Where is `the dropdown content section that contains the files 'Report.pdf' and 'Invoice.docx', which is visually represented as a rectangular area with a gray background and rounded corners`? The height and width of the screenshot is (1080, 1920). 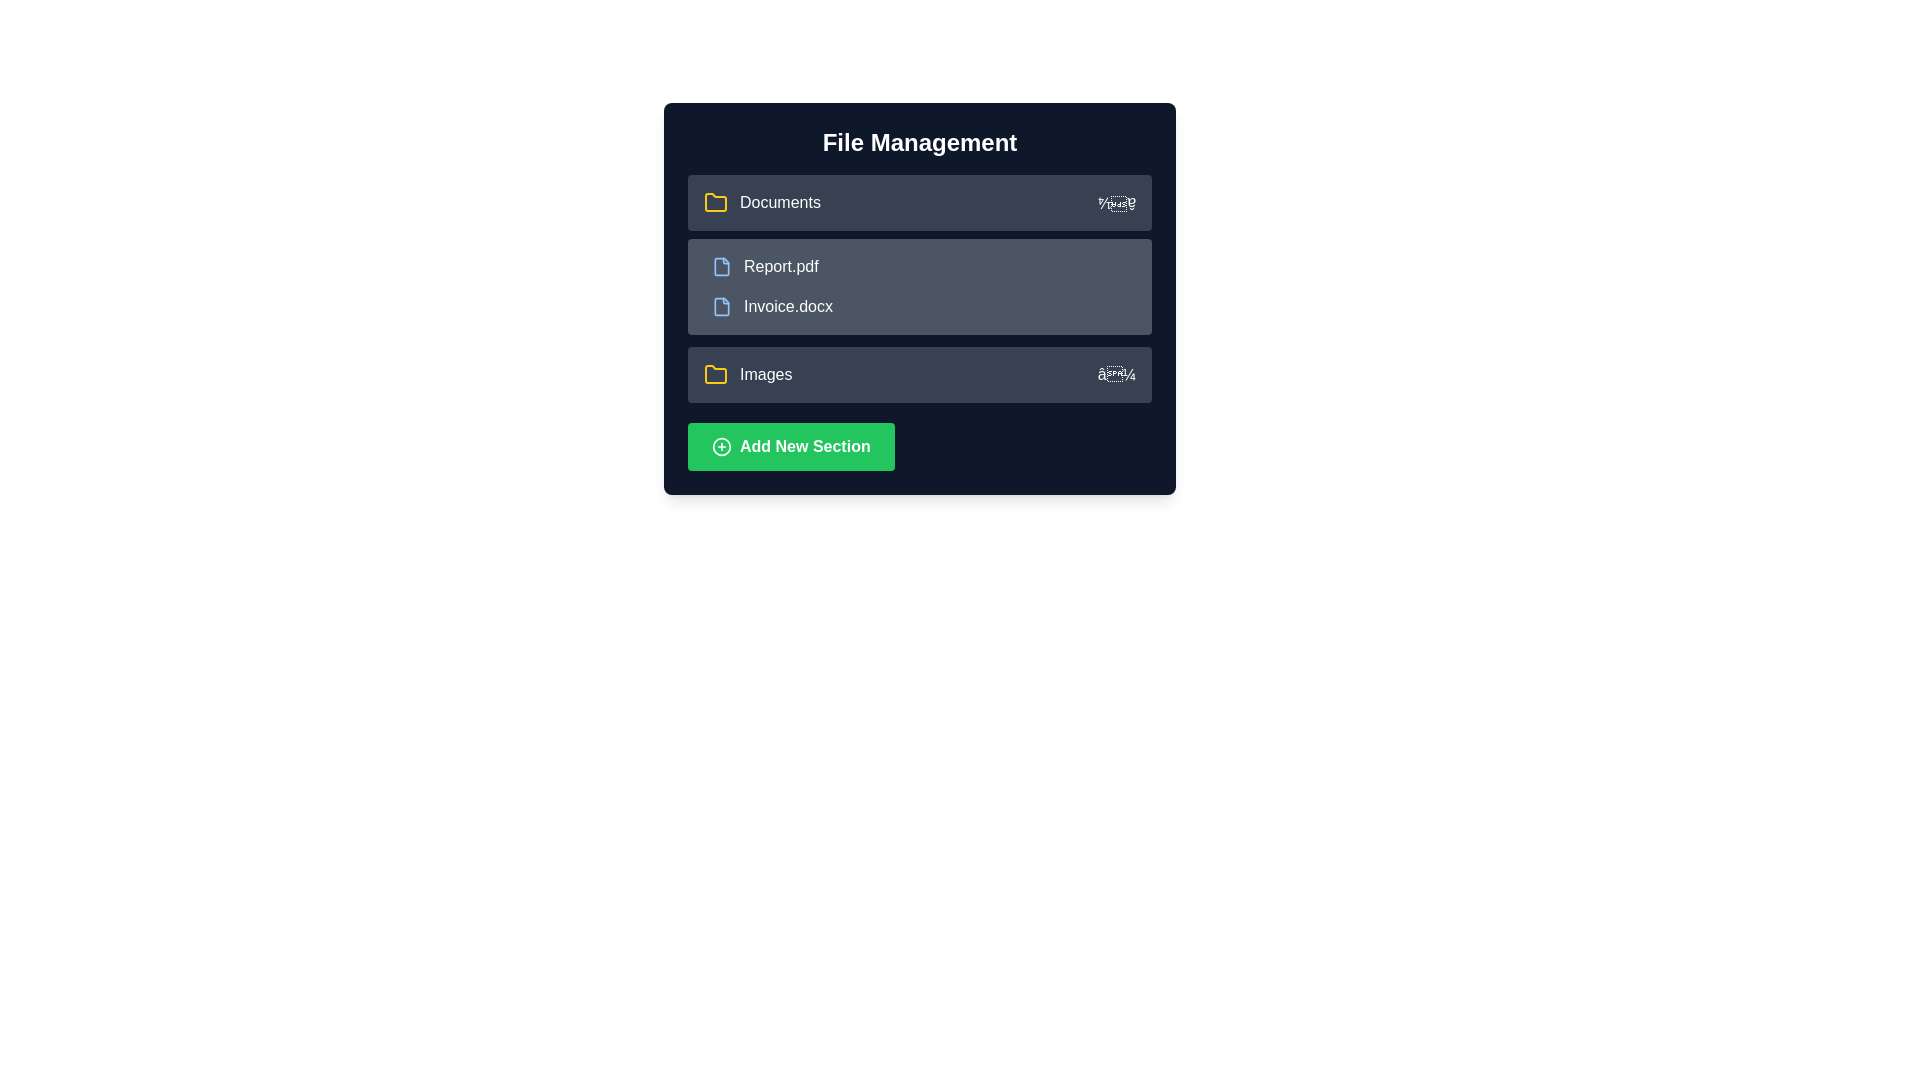 the dropdown content section that contains the files 'Report.pdf' and 'Invoice.docx', which is visually represented as a rectangular area with a gray background and rounded corners is located at coordinates (919, 286).